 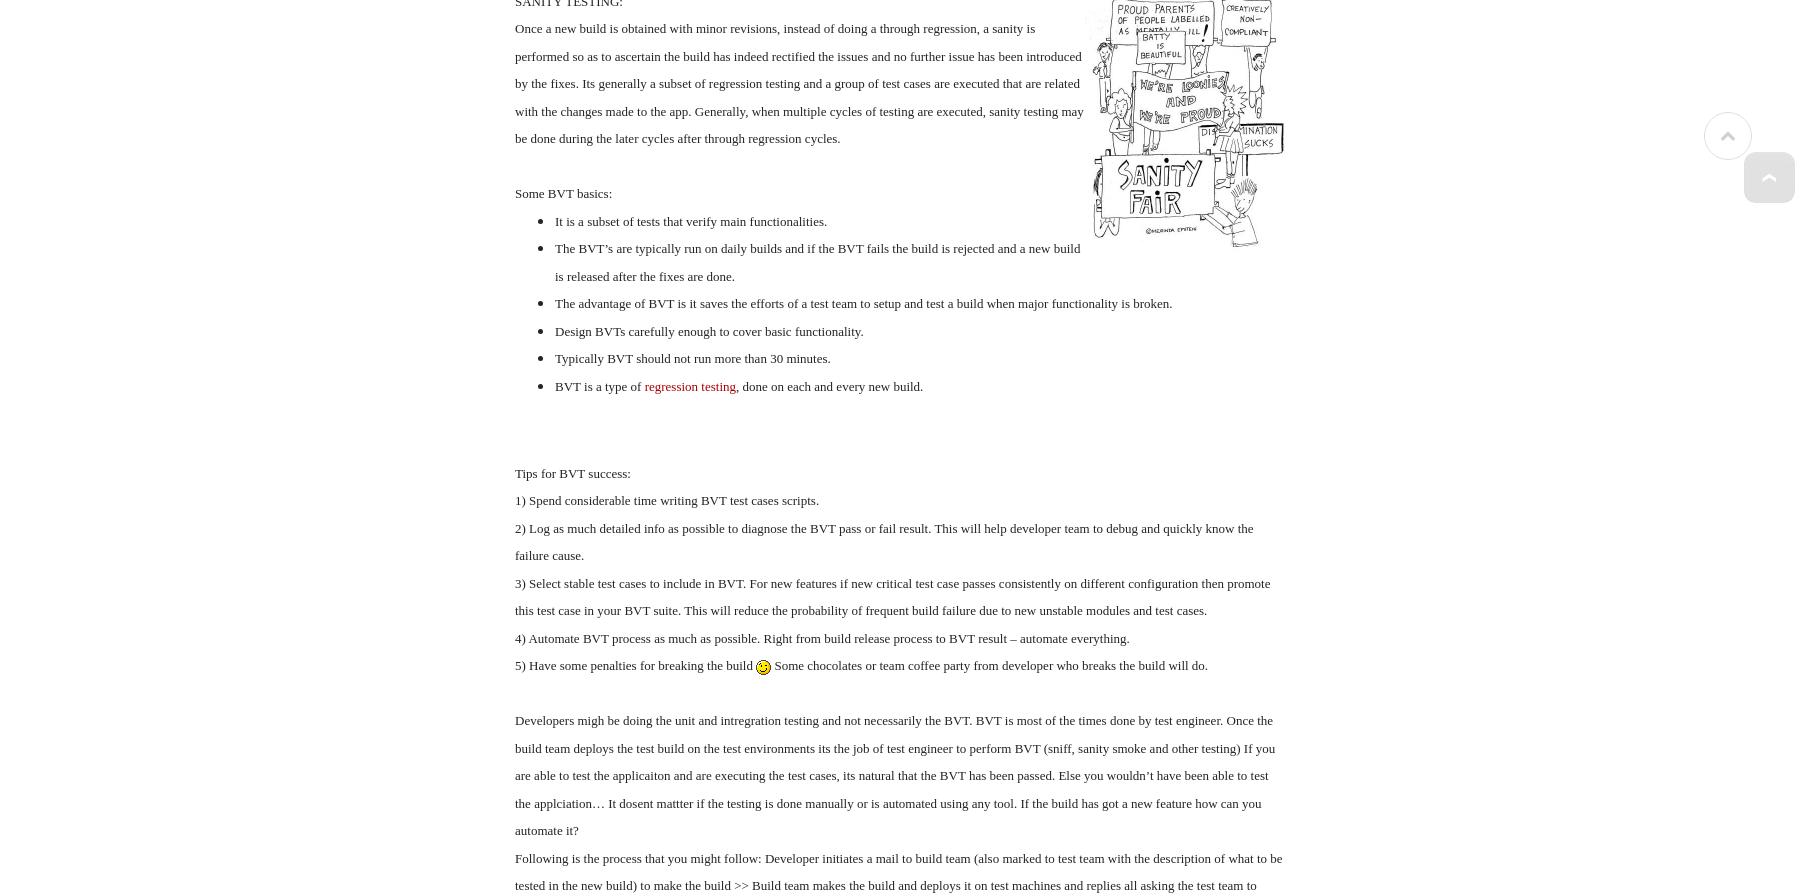 I want to click on 'The BVT’s are typically run on daily builds and if the BVT fails the build is rejected and a new build is released after the fixes are done.', so click(x=817, y=261).